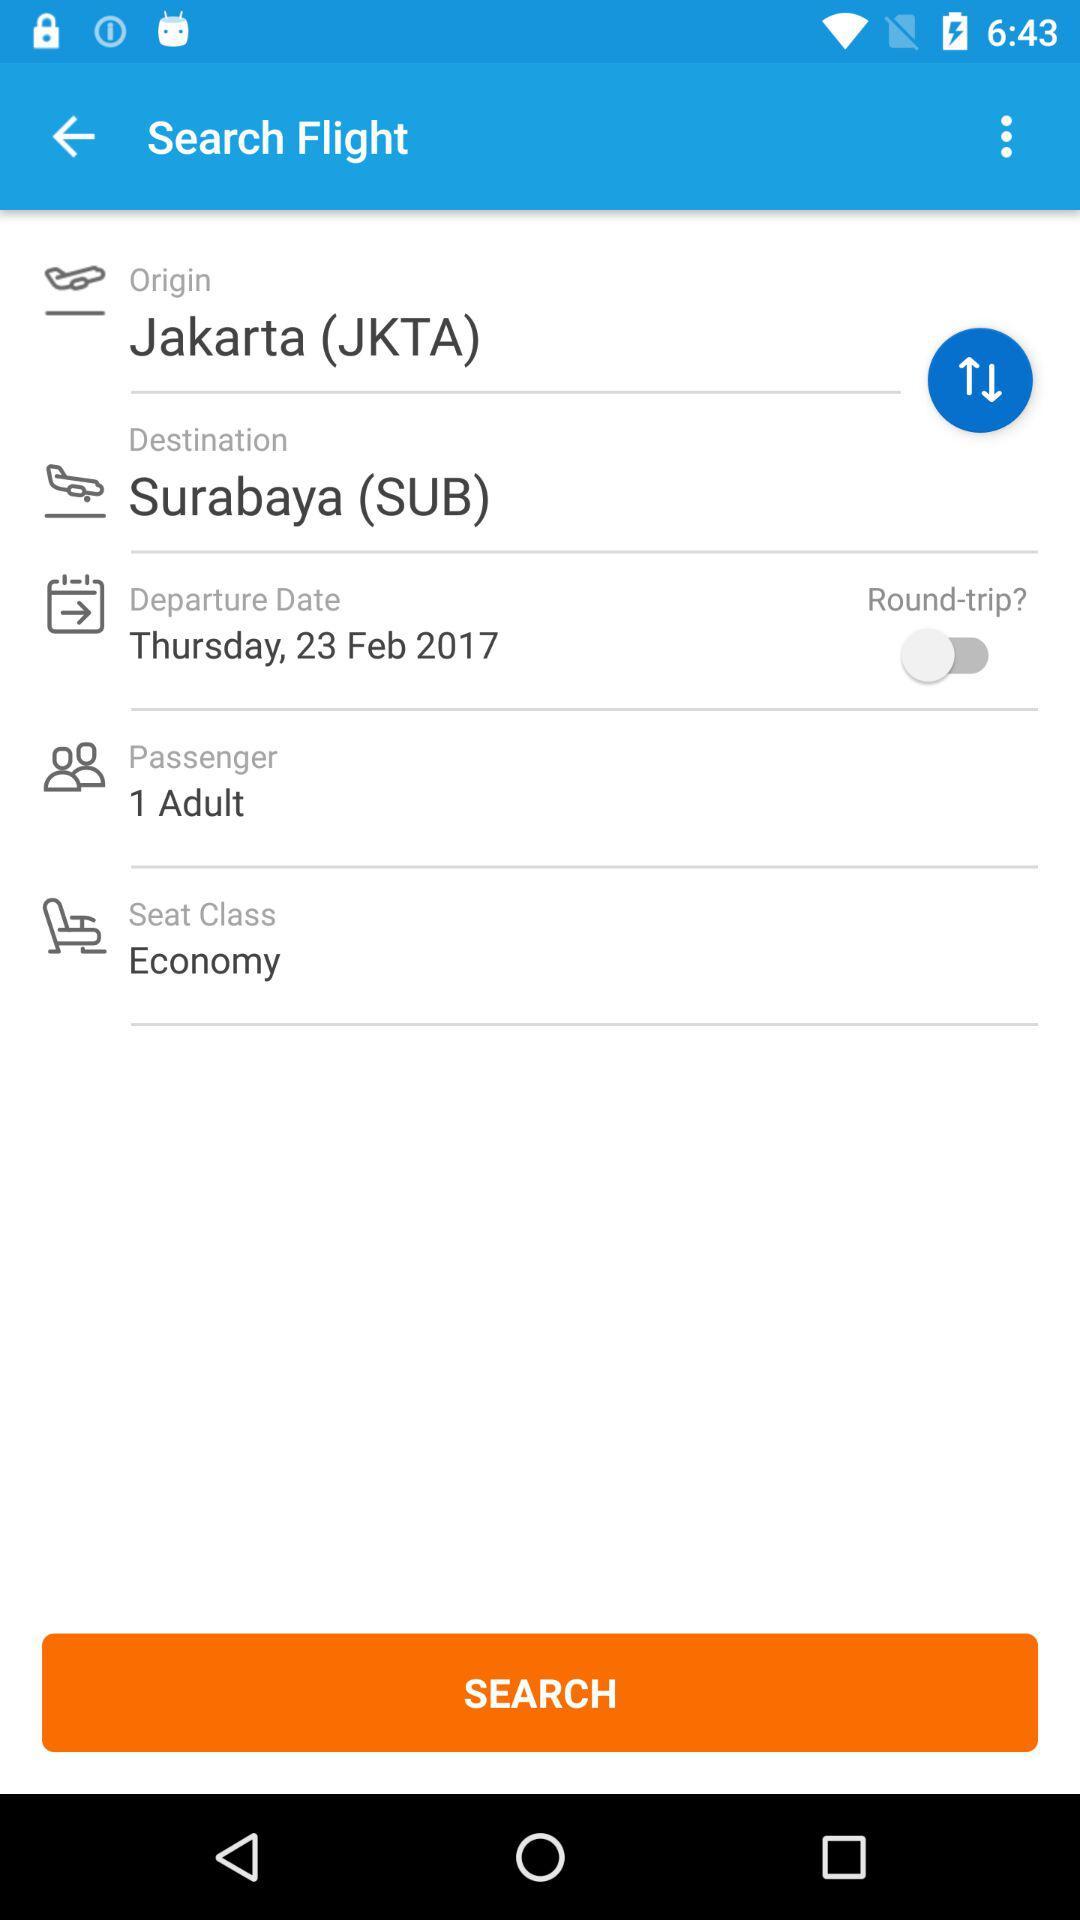 This screenshot has width=1080, height=1920. What do you see at coordinates (979, 380) in the screenshot?
I see `switch origin and destination` at bounding box center [979, 380].